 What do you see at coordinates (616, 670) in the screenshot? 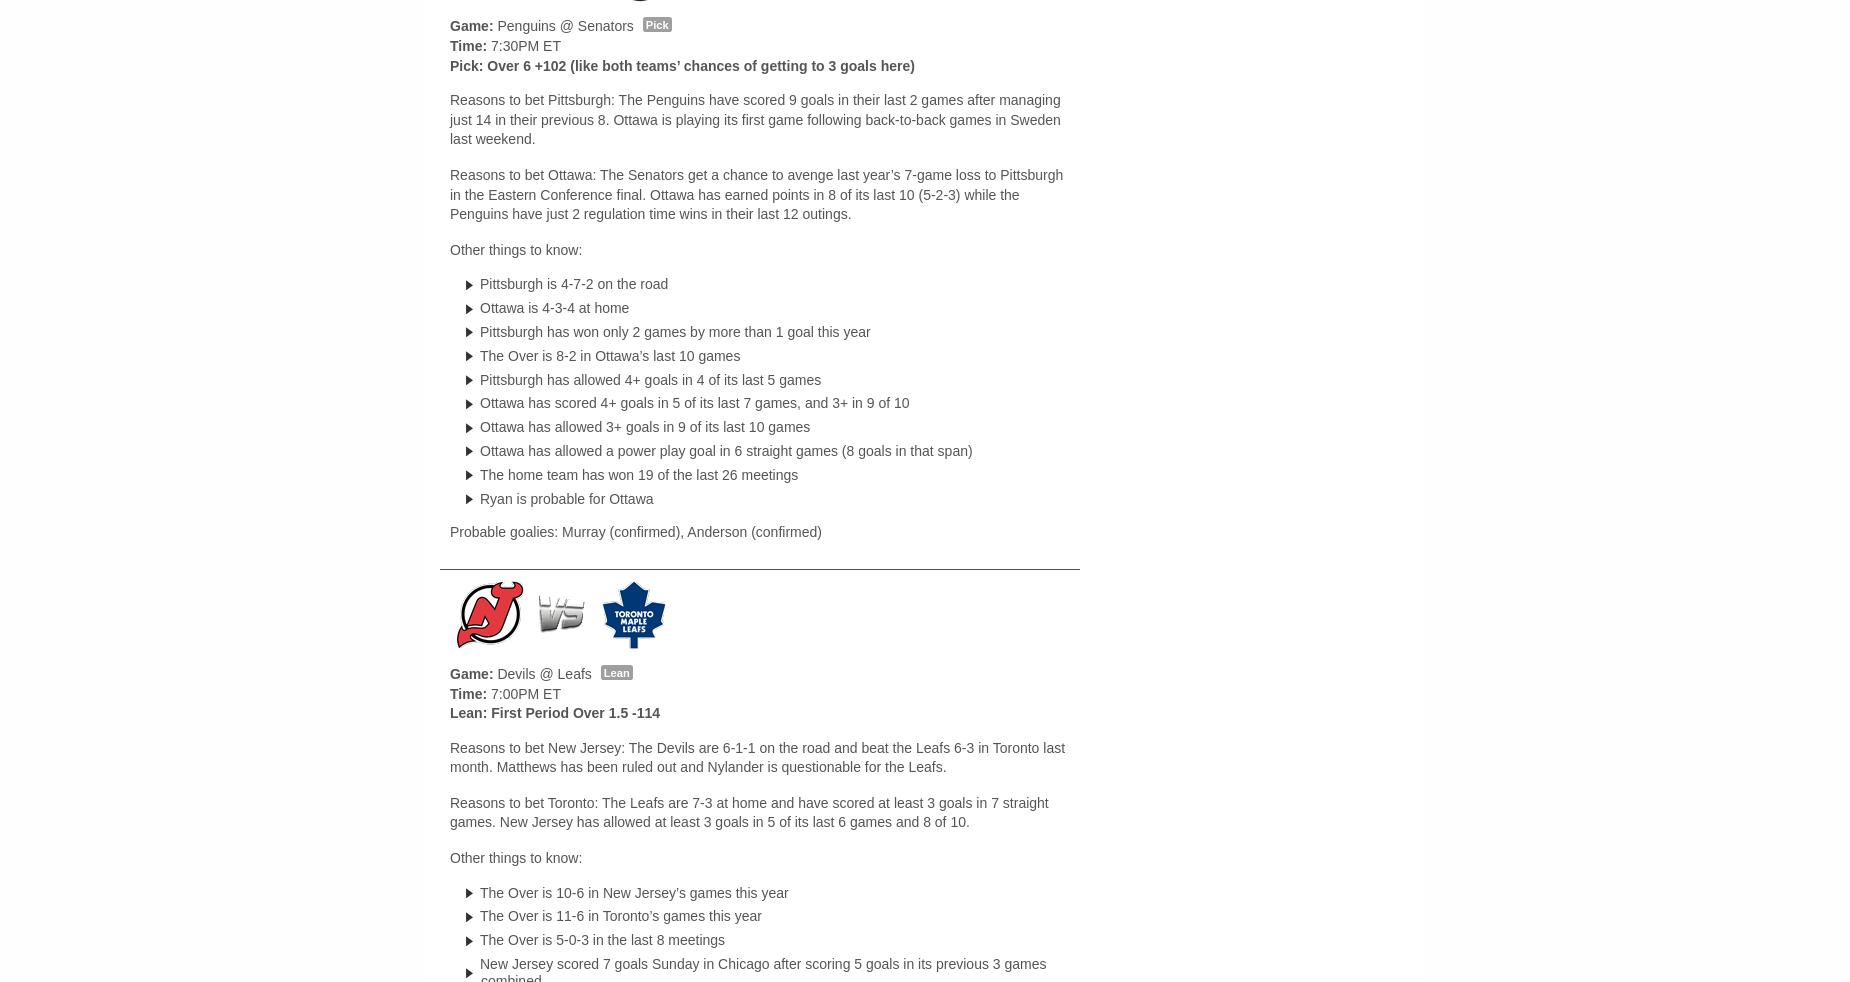
I see `'Lean'` at bounding box center [616, 670].